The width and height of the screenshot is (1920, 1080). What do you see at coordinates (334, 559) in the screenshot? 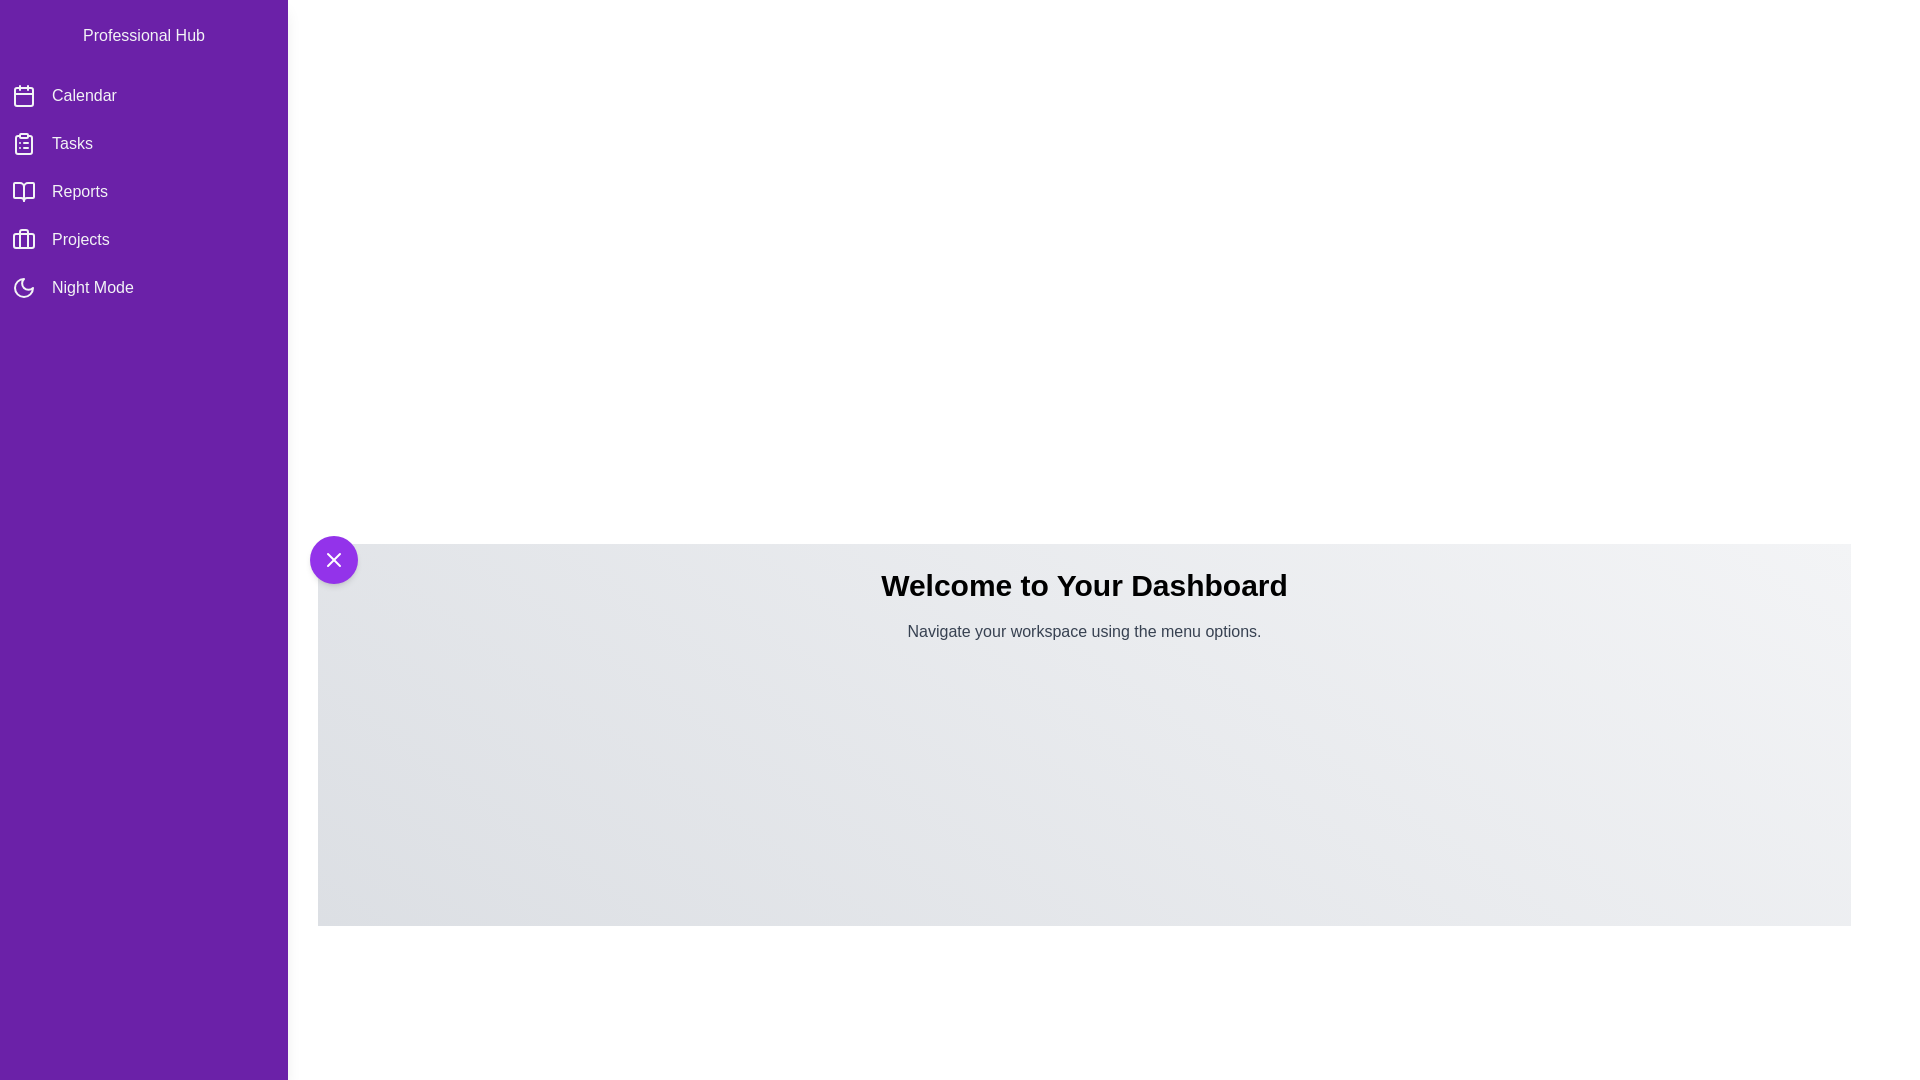
I see `button in the top-left corner to toggle the visibility of the side drawer` at bounding box center [334, 559].